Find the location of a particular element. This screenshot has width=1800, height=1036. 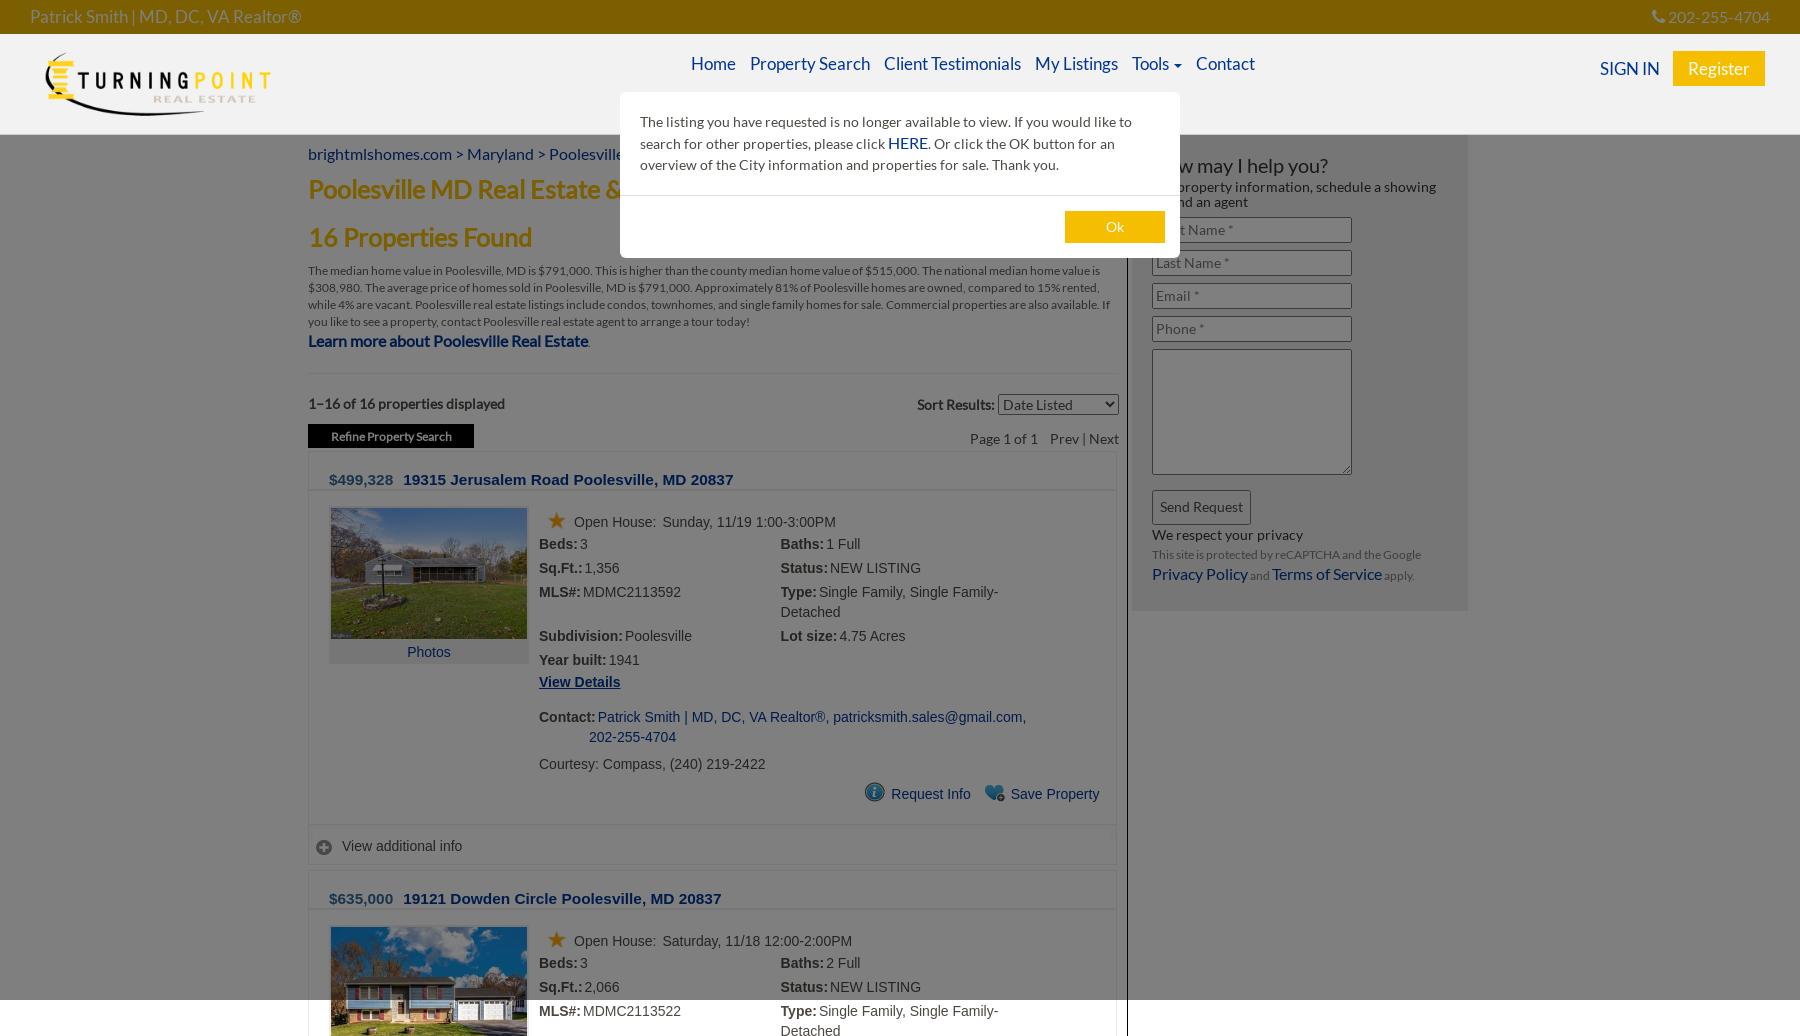

'This site is protected by reCAPTCHA and the Google' is located at coordinates (1286, 554).